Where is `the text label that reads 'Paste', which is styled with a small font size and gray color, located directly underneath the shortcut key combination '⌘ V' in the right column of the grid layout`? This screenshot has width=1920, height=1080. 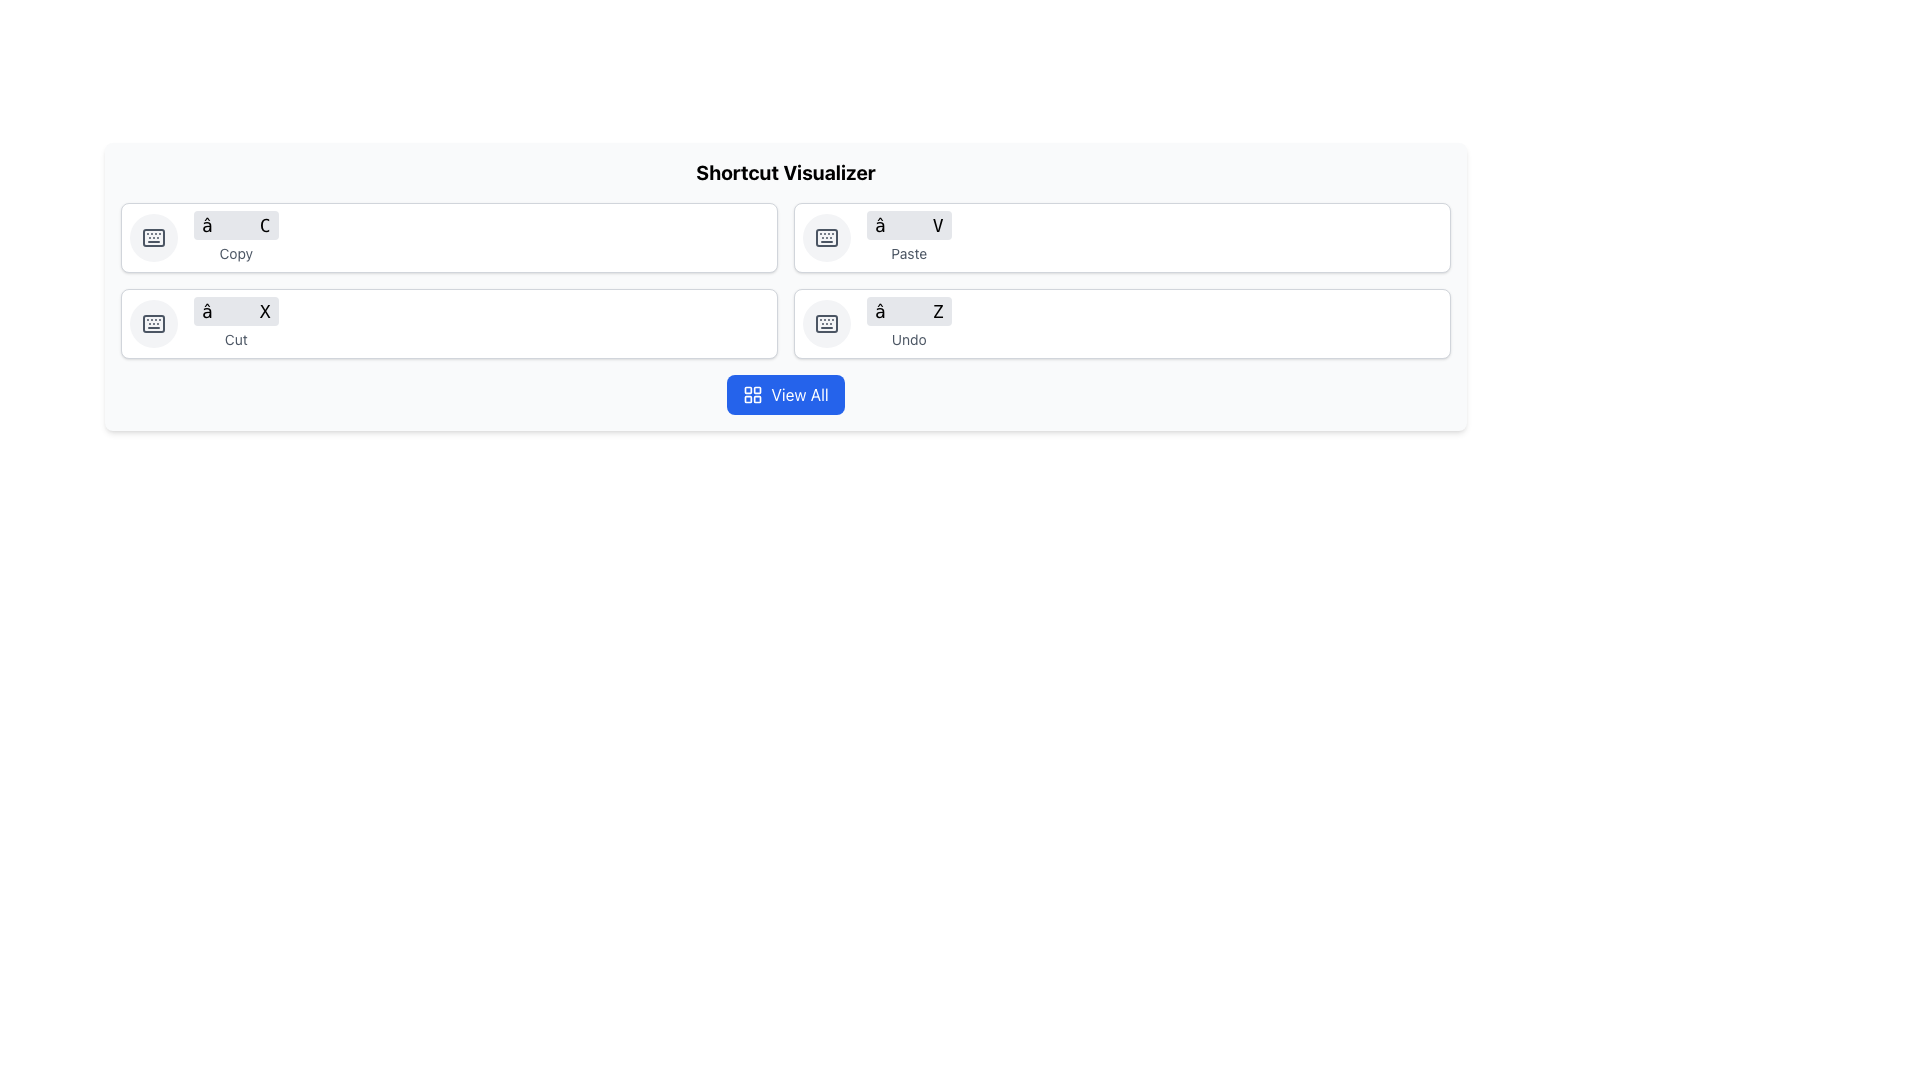 the text label that reads 'Paste', which is styled with a small font size and gray color, located directly underneath the shortcut key combination '⌘ V' in the right column of the grid layout is located at coordinates (908, 253).